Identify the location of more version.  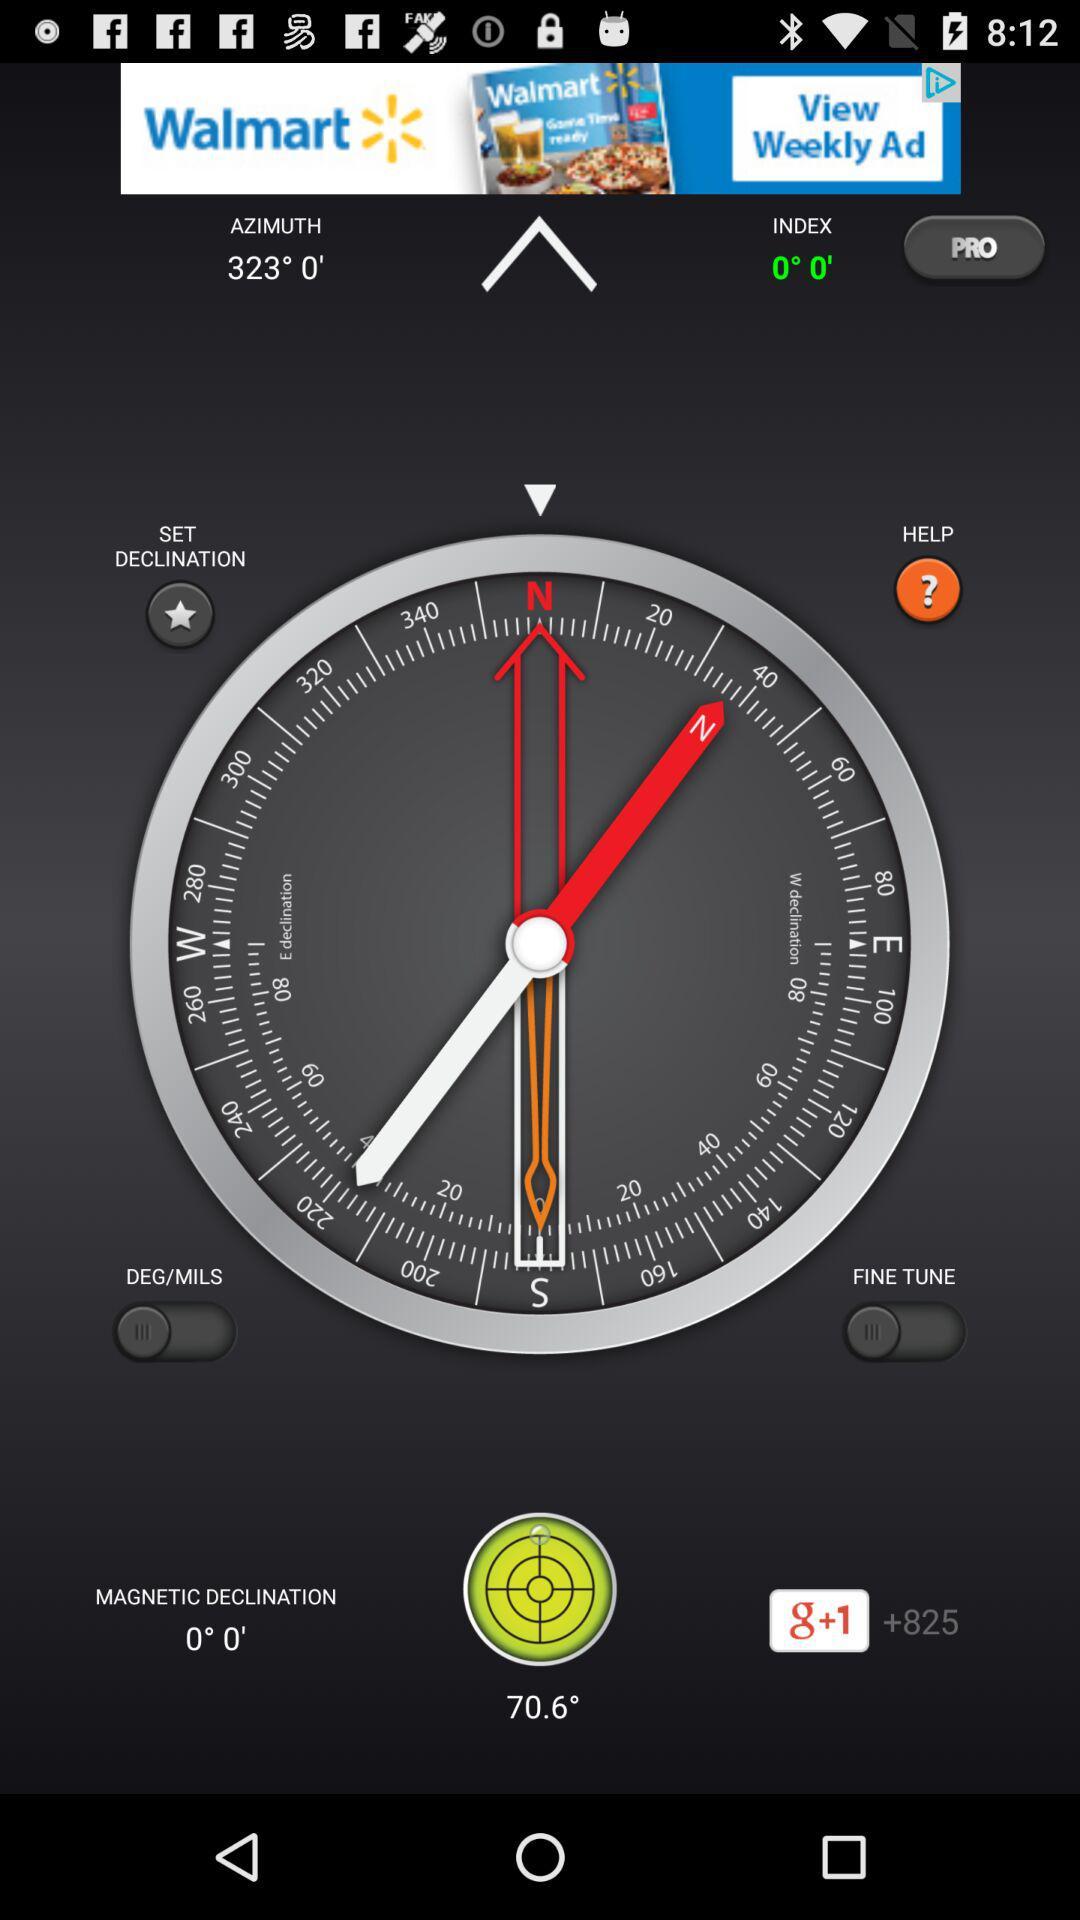
(972, 246).